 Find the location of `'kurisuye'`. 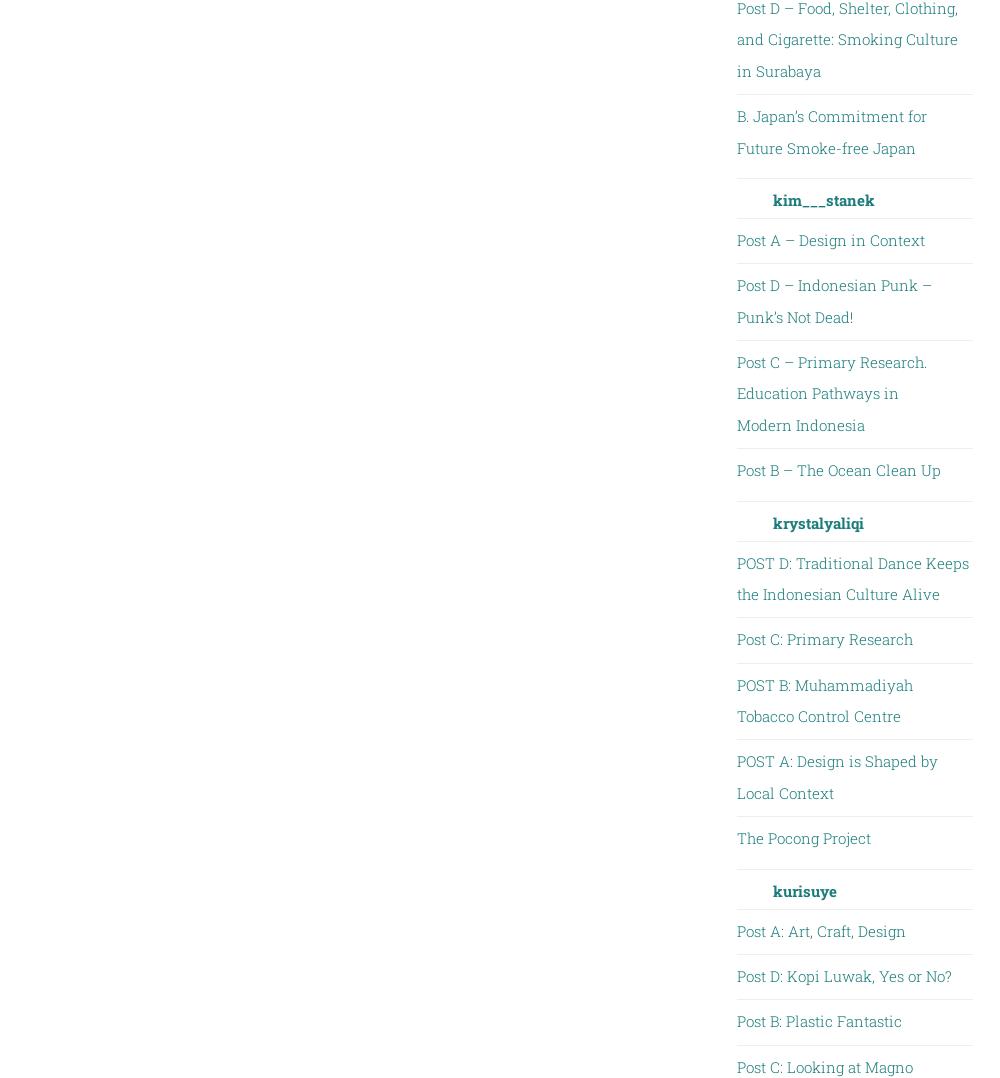

'kurisuye' is located at coordinates (804, 889).